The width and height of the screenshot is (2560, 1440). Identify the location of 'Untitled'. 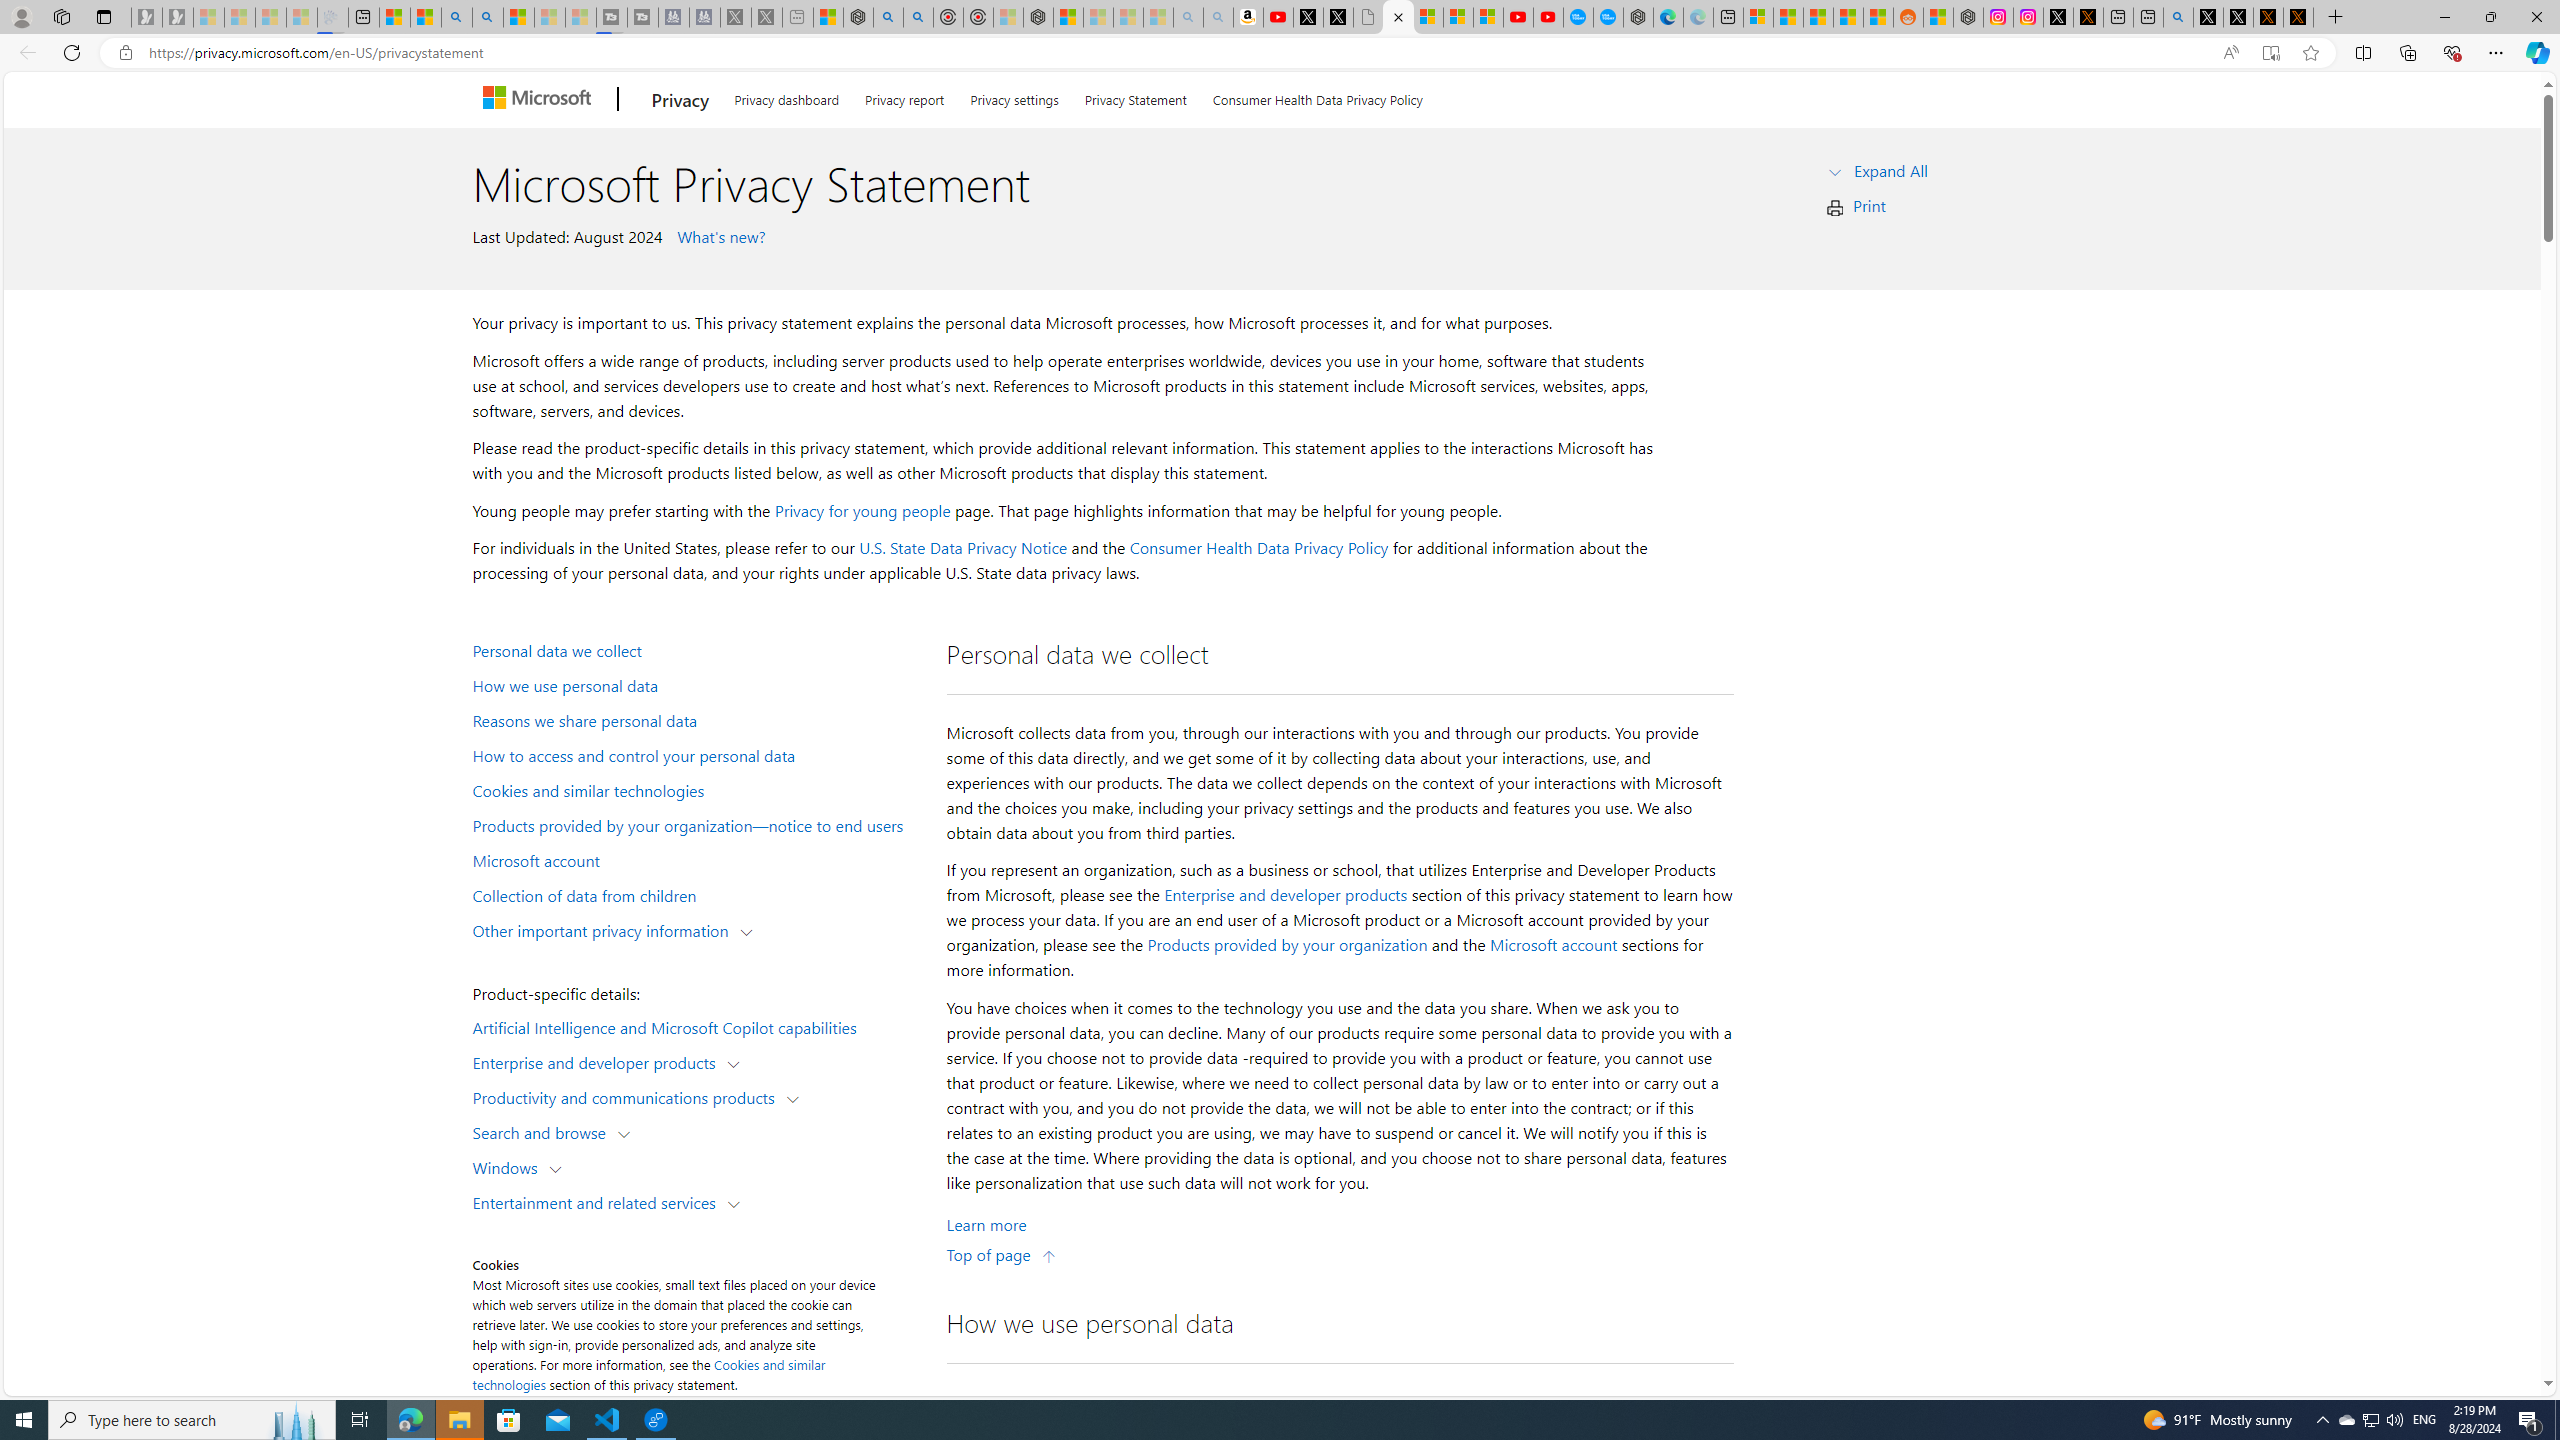
(1367, 16).